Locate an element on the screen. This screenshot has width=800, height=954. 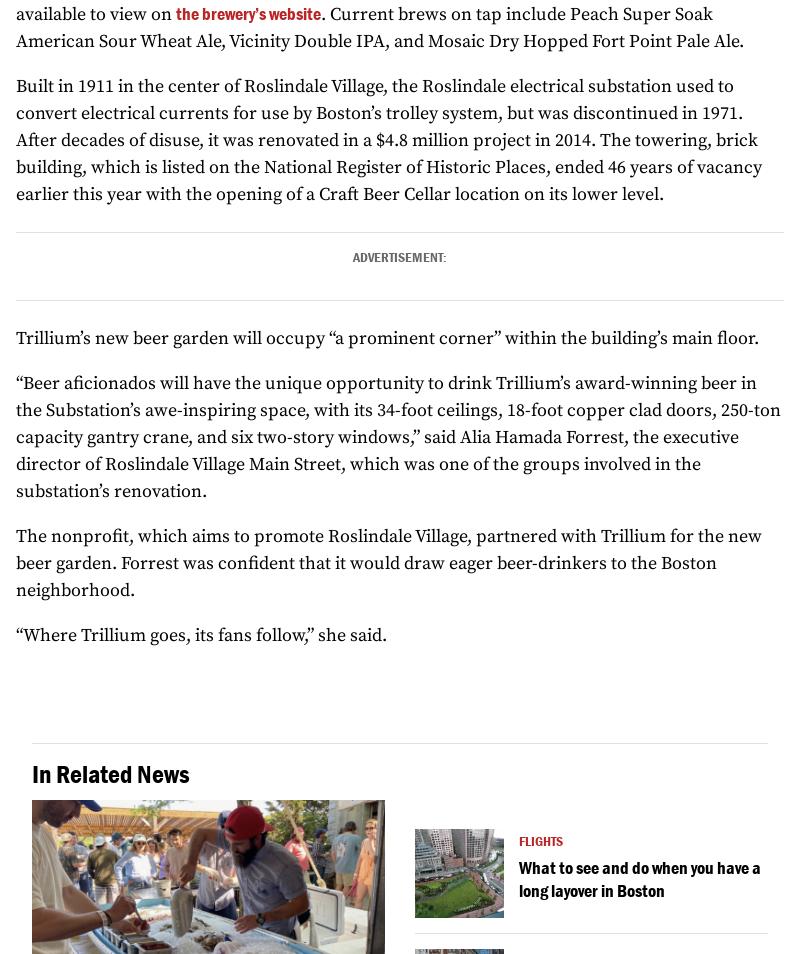
'Flights' is located at coordinates (541, 839).